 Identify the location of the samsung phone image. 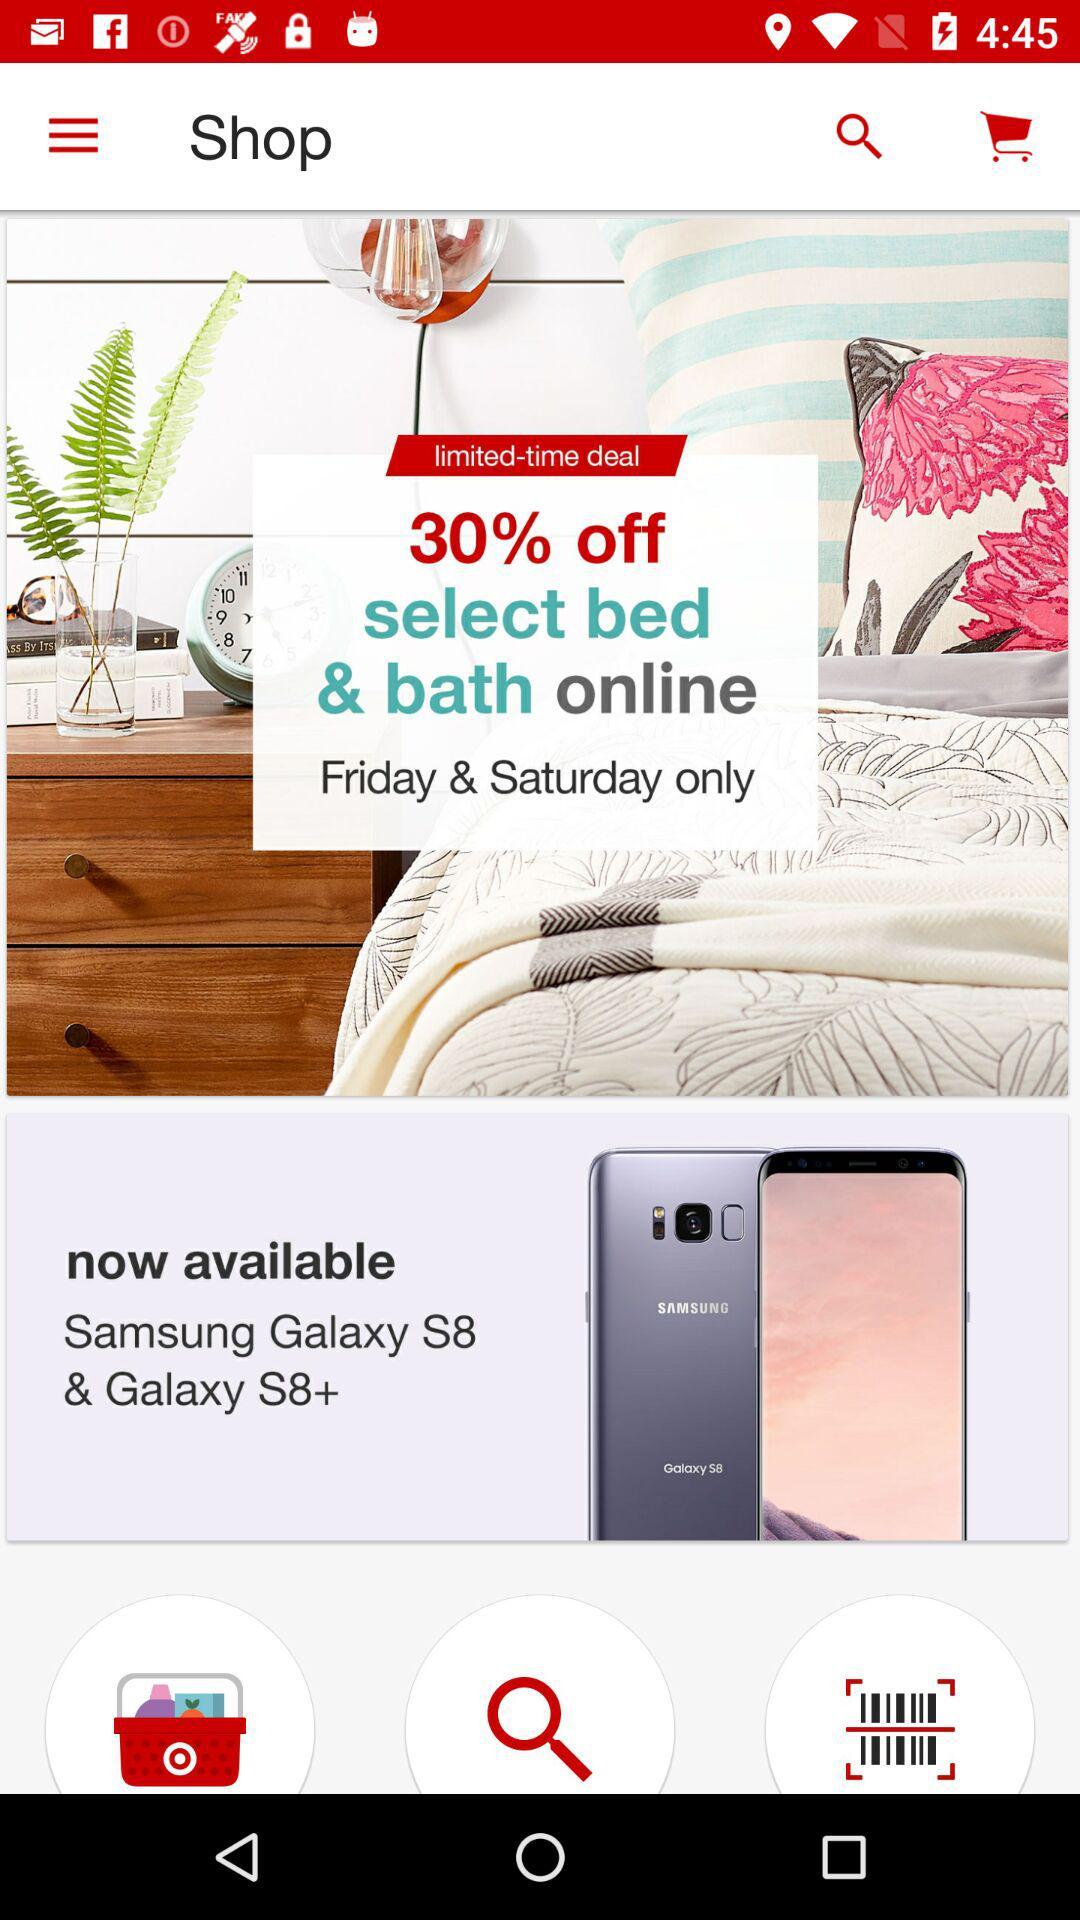
(536, 1327).